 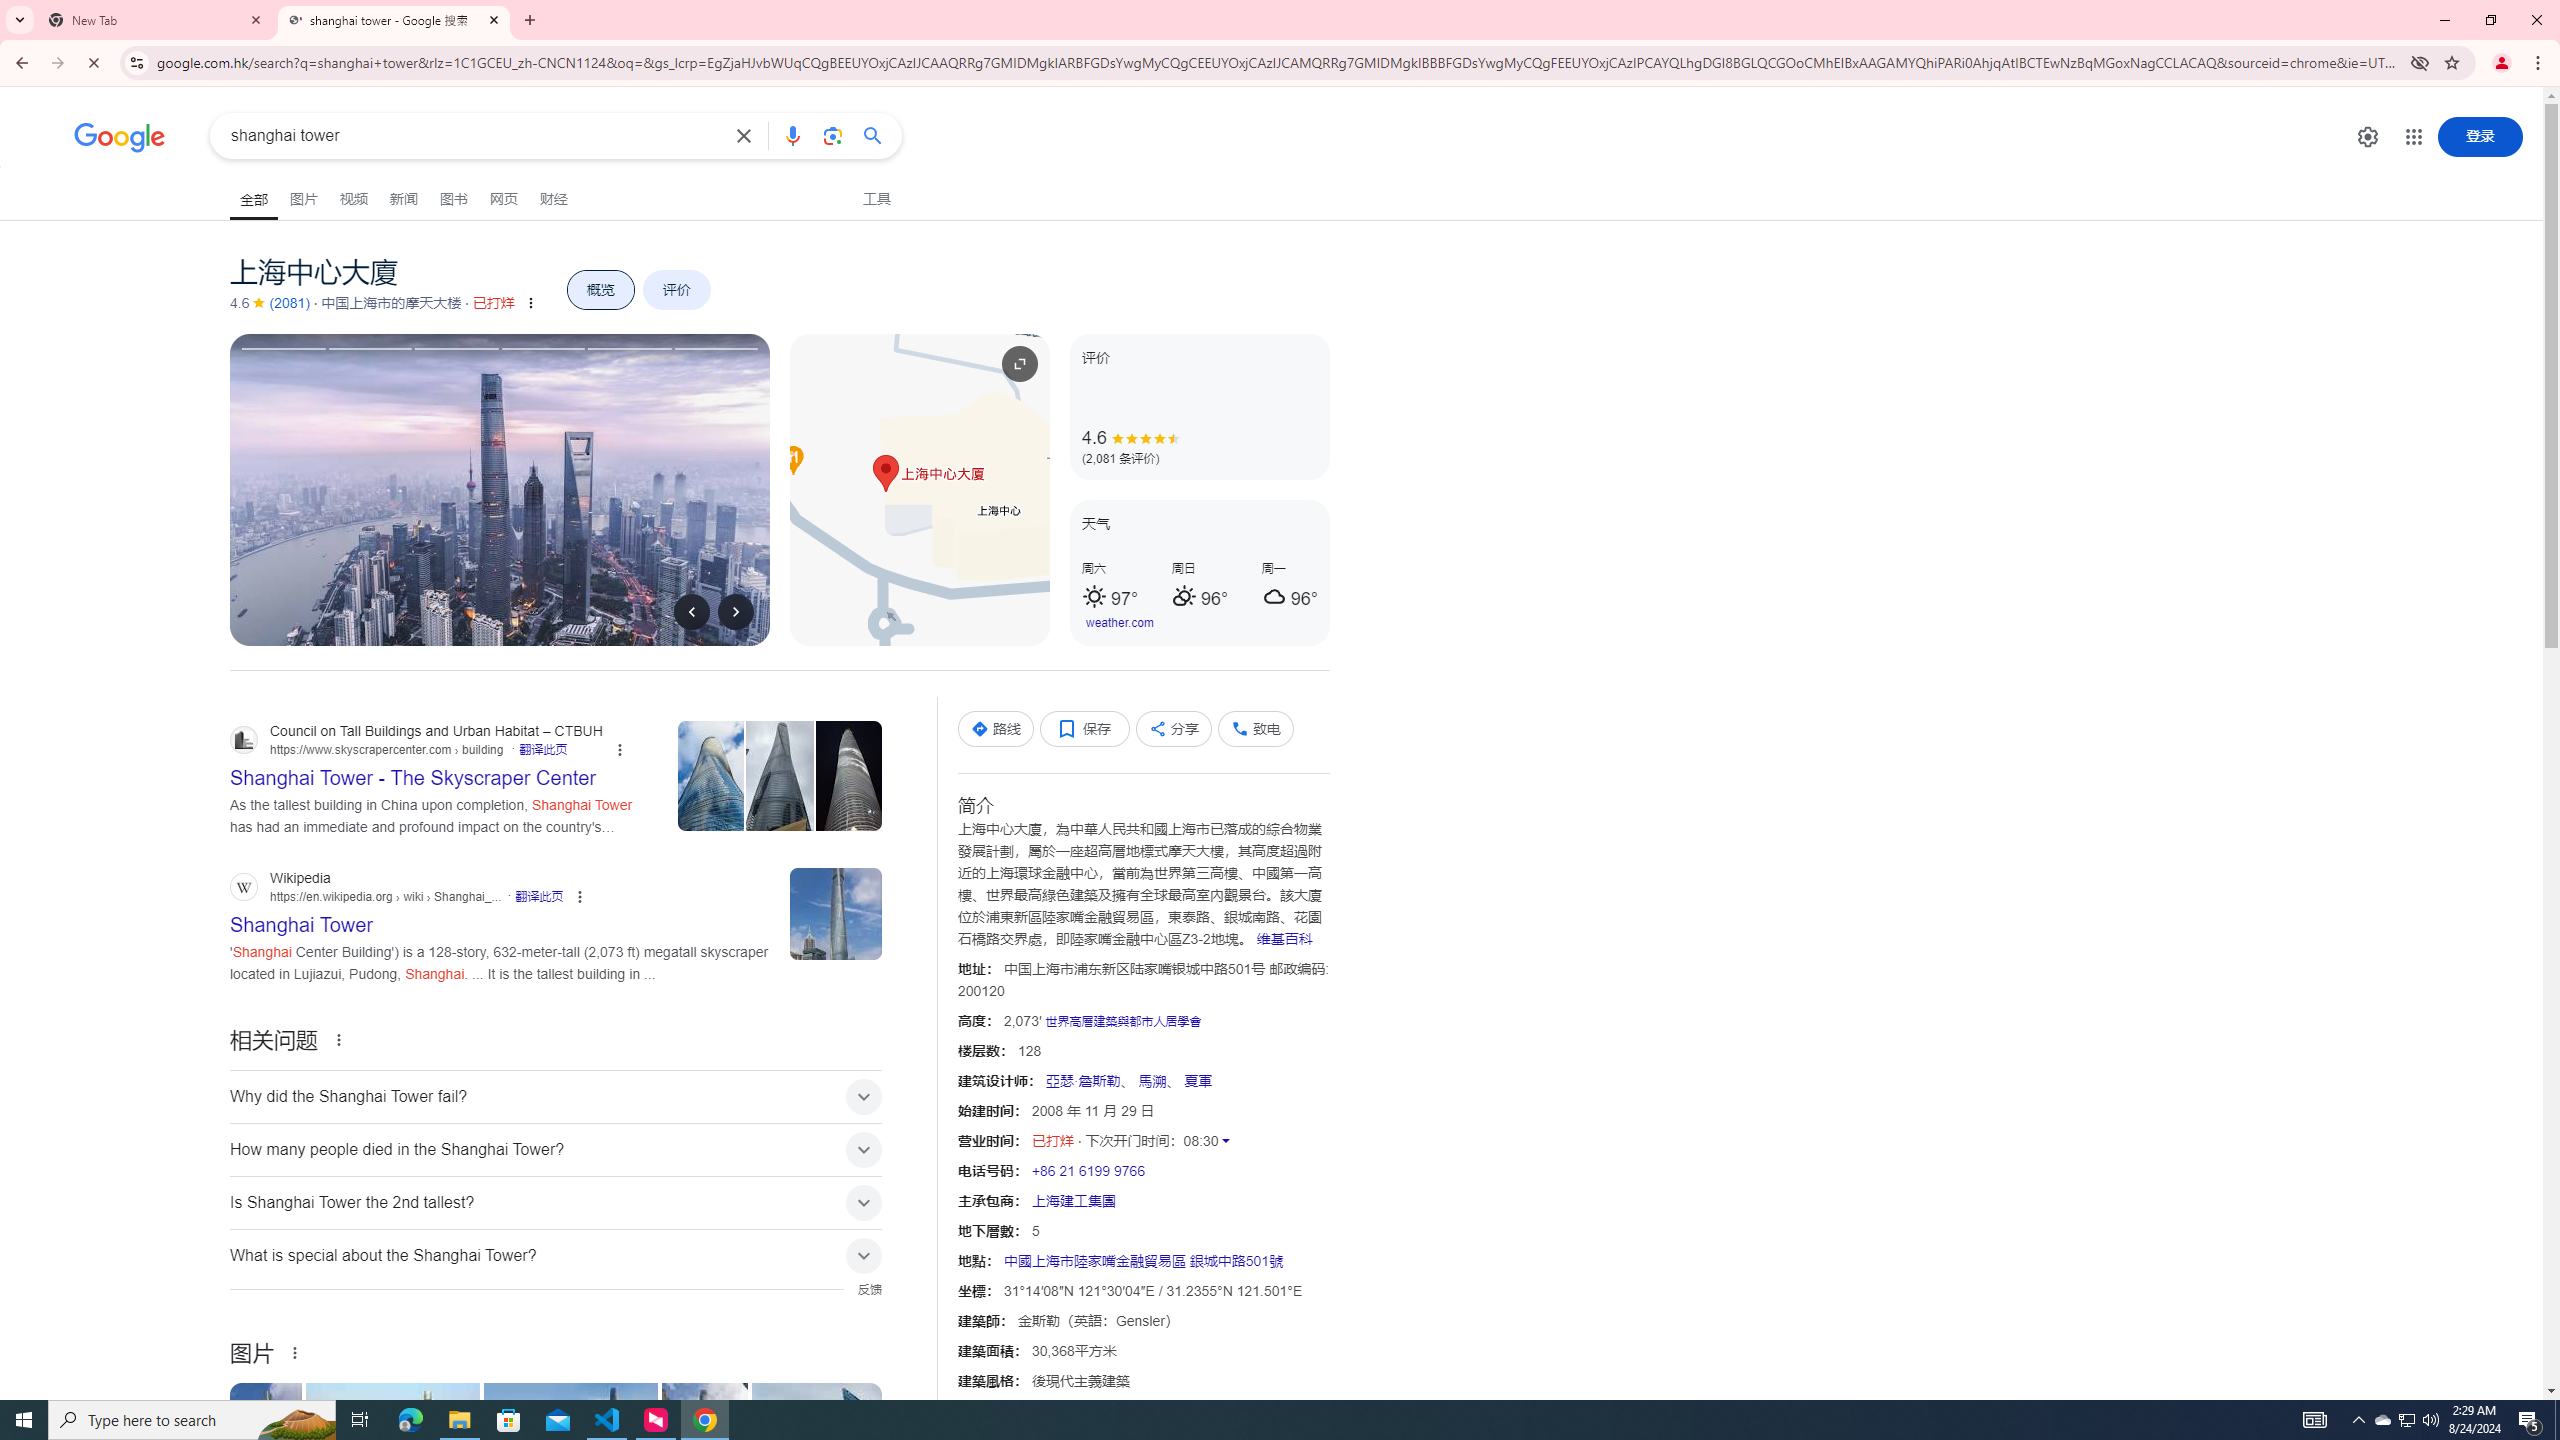 What do you see at coordinates (1120, 623) in the screenshot?
I see `'weather.com'` at bounding box center [1120, 623].